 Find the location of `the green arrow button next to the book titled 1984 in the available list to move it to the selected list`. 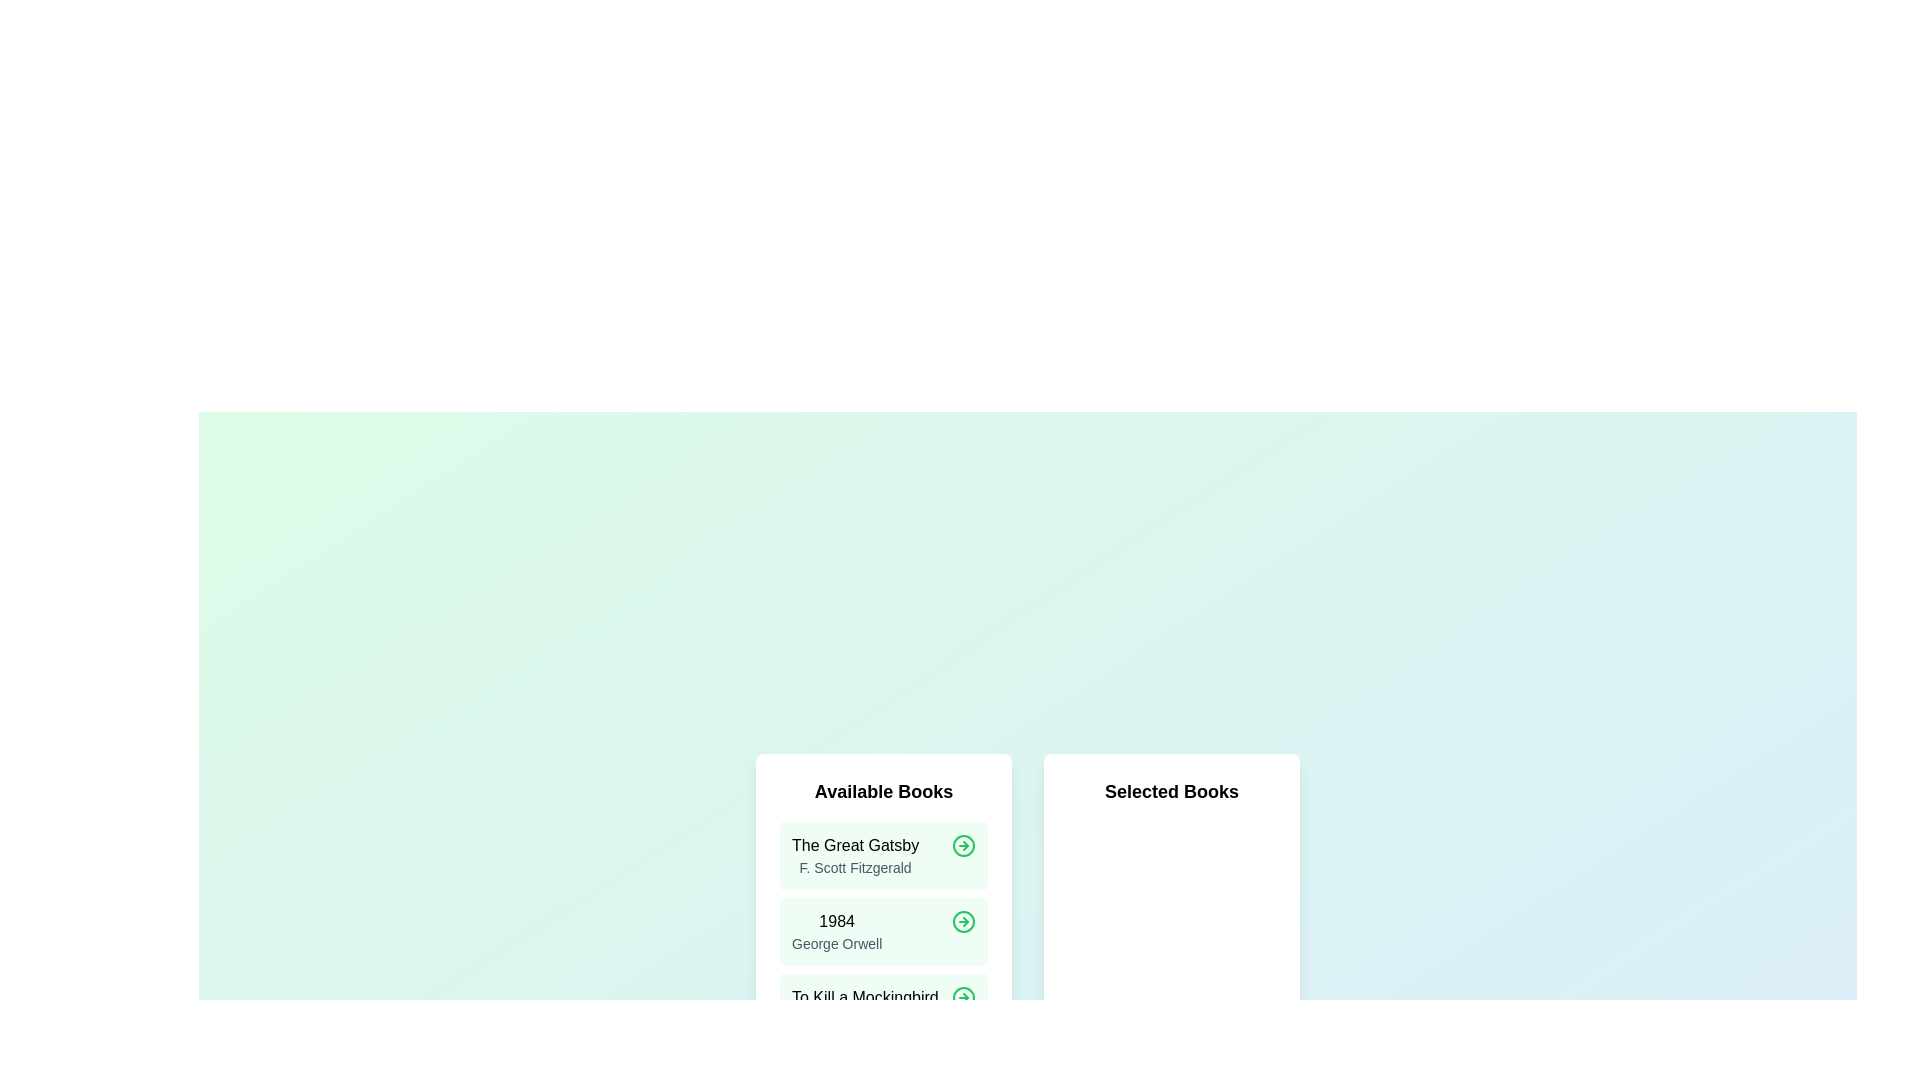

the green arrow button next to the book titled 1984 in the available list to move it to the selected list is located at coordinates (964, 921).